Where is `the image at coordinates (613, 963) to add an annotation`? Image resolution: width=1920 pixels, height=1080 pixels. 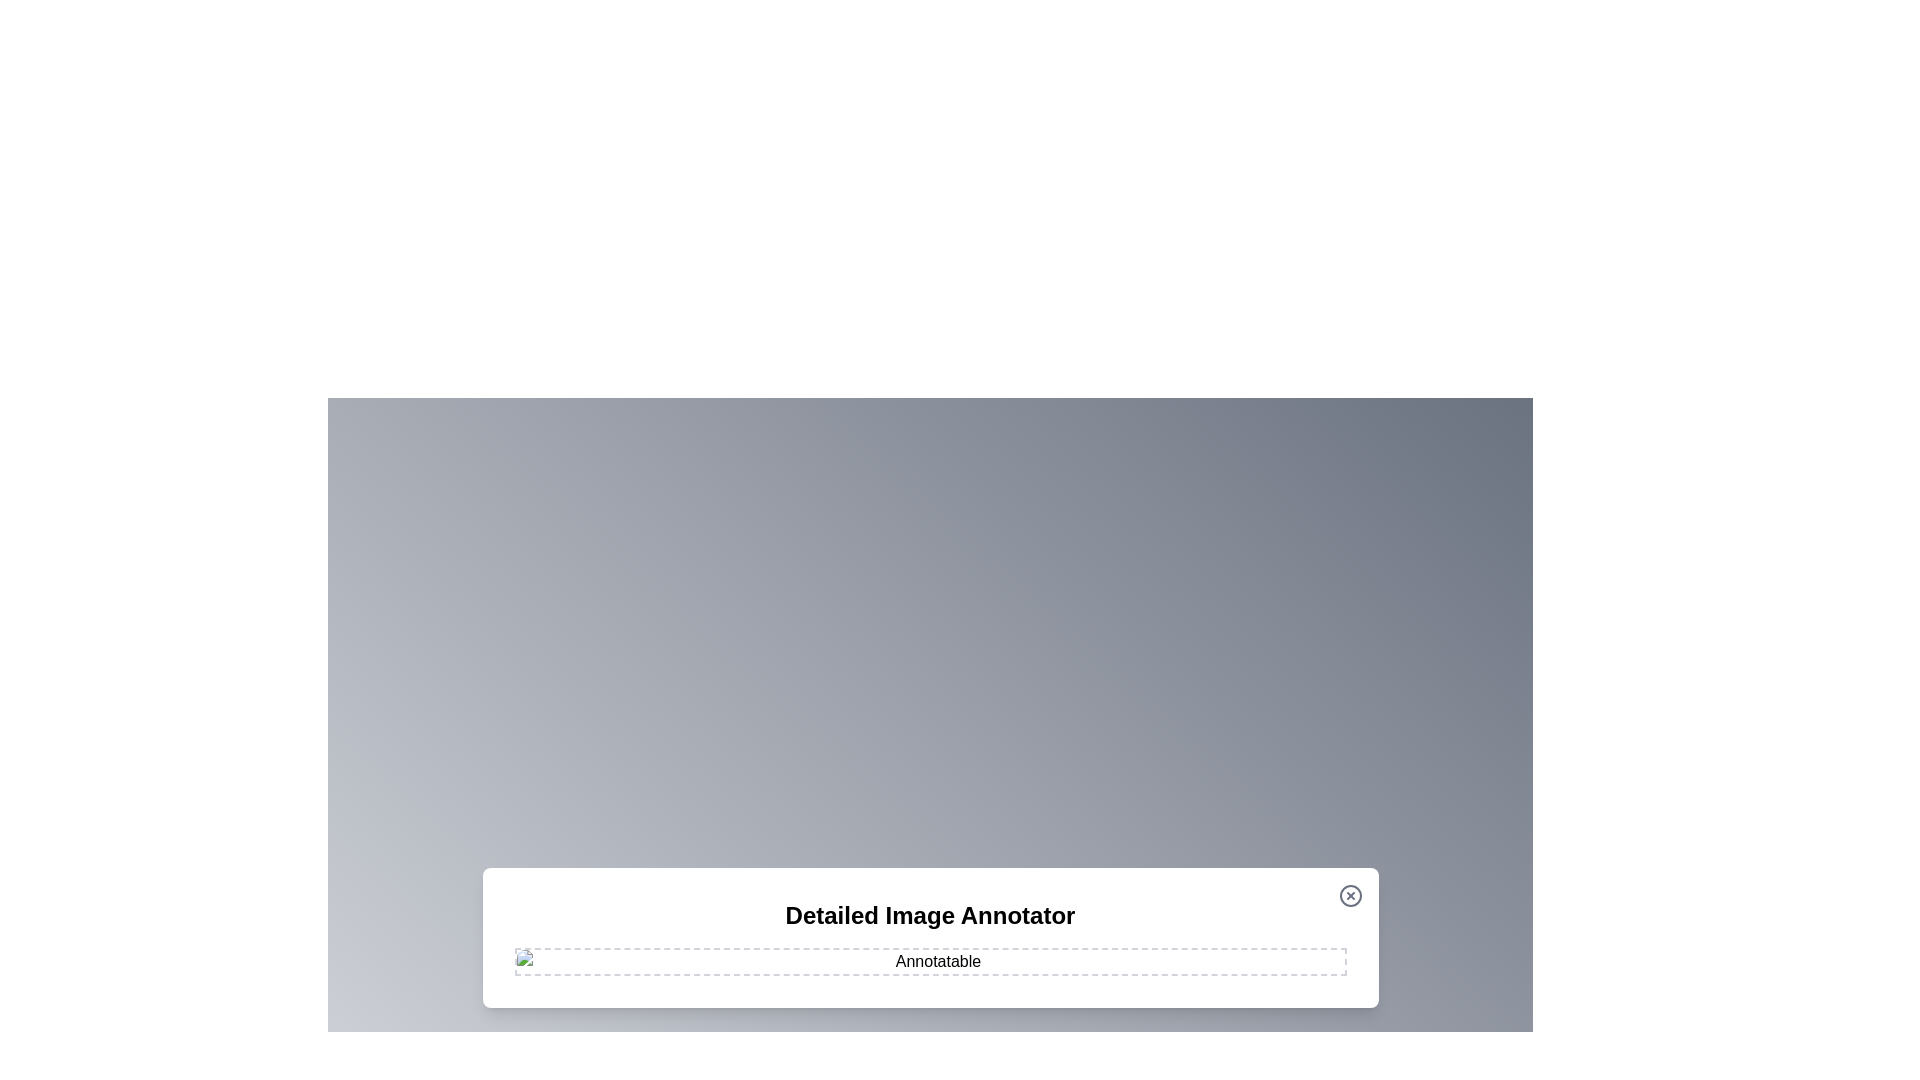
the image at coordinates (613, 963) to add an annotation is located at coordinates (612, 962).